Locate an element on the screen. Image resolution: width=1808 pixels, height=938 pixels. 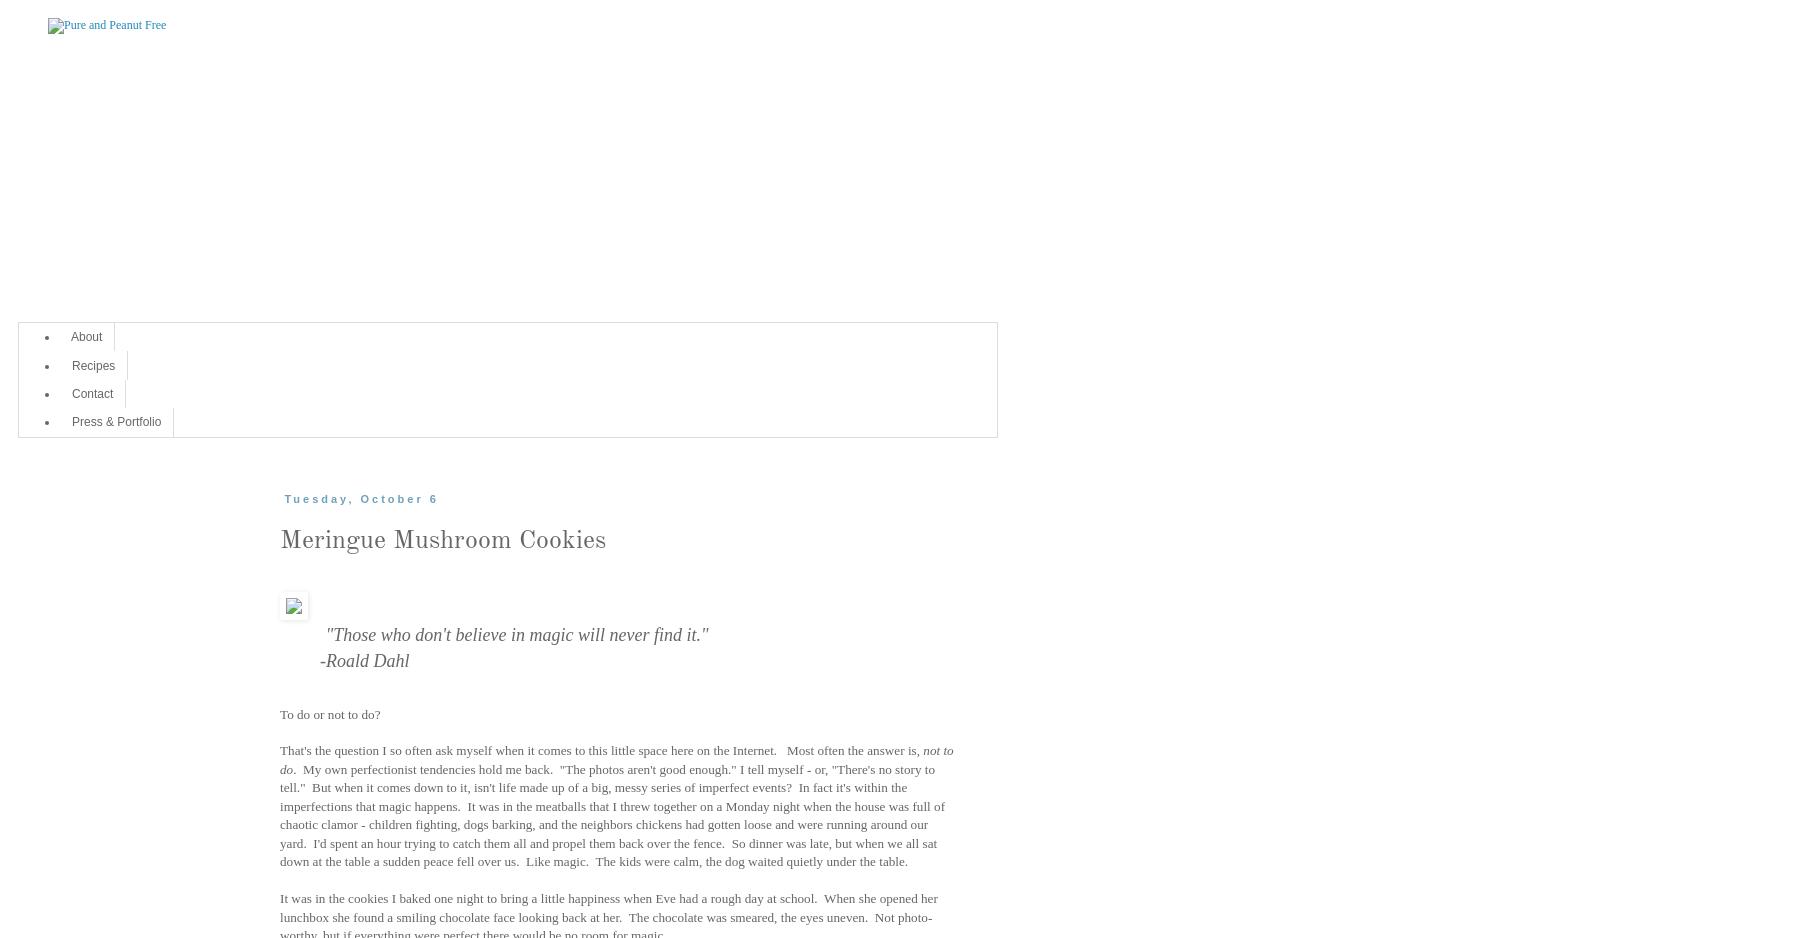
'not to do' is located at coordinates (616, 759).